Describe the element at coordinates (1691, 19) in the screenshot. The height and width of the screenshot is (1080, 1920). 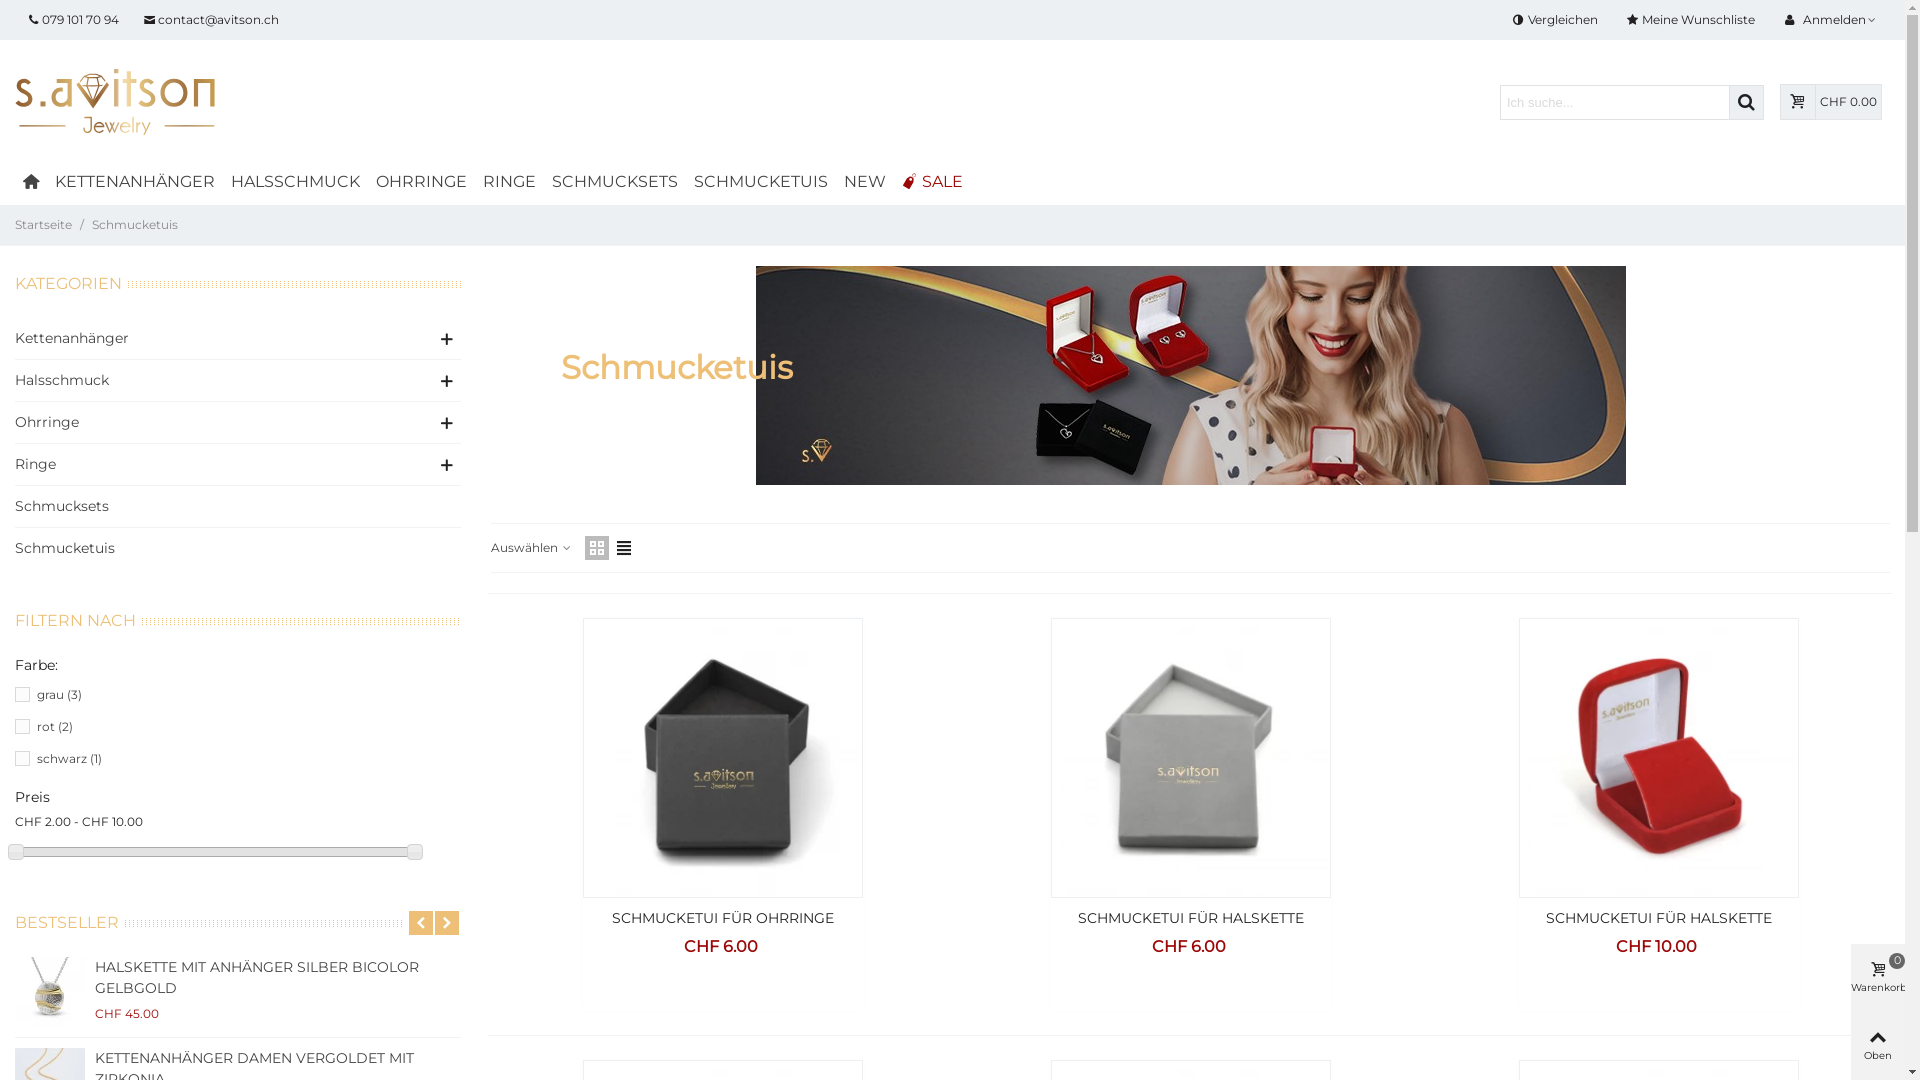
I see `'Meine Wunschliste'` at that location.